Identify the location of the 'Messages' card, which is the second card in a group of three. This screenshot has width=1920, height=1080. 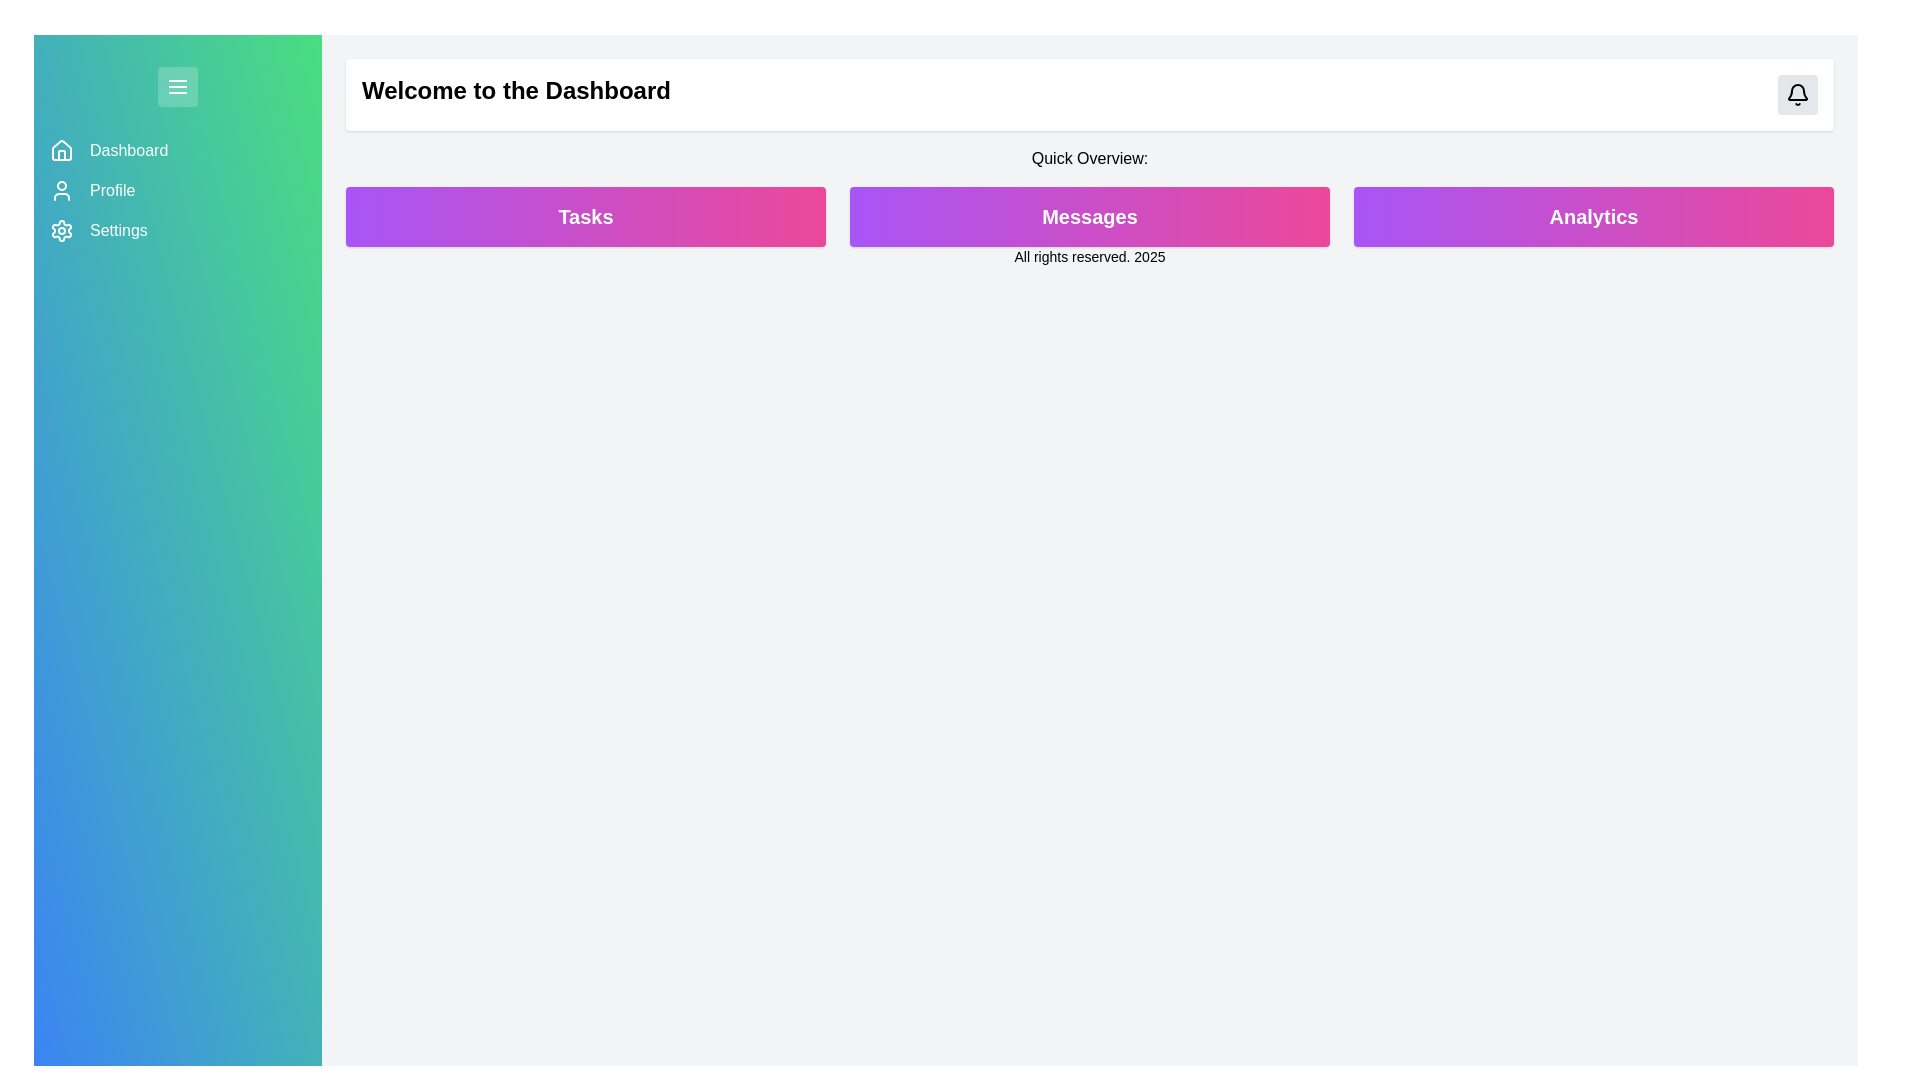
(1088, 216).